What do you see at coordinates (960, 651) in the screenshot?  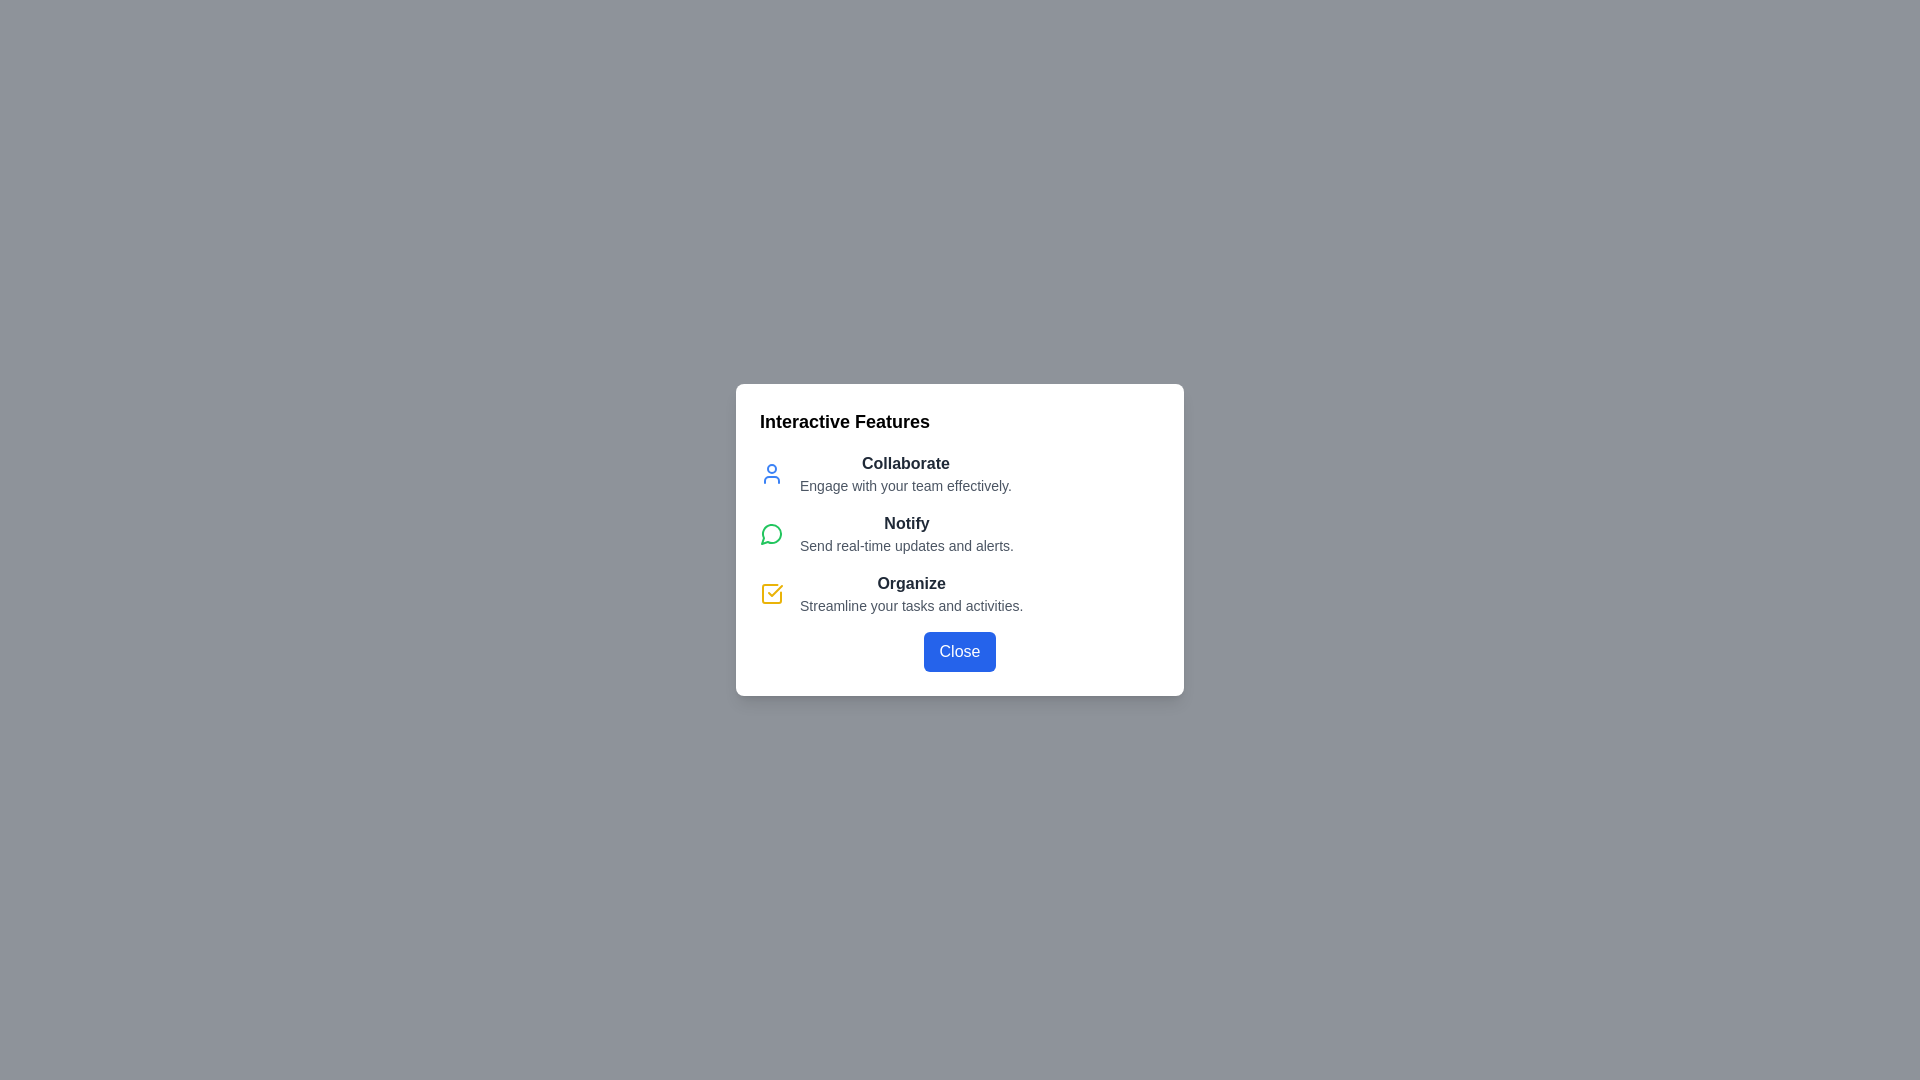 I see `the 'Close' button to dismiss the modal` at bounding box center [960, 651].